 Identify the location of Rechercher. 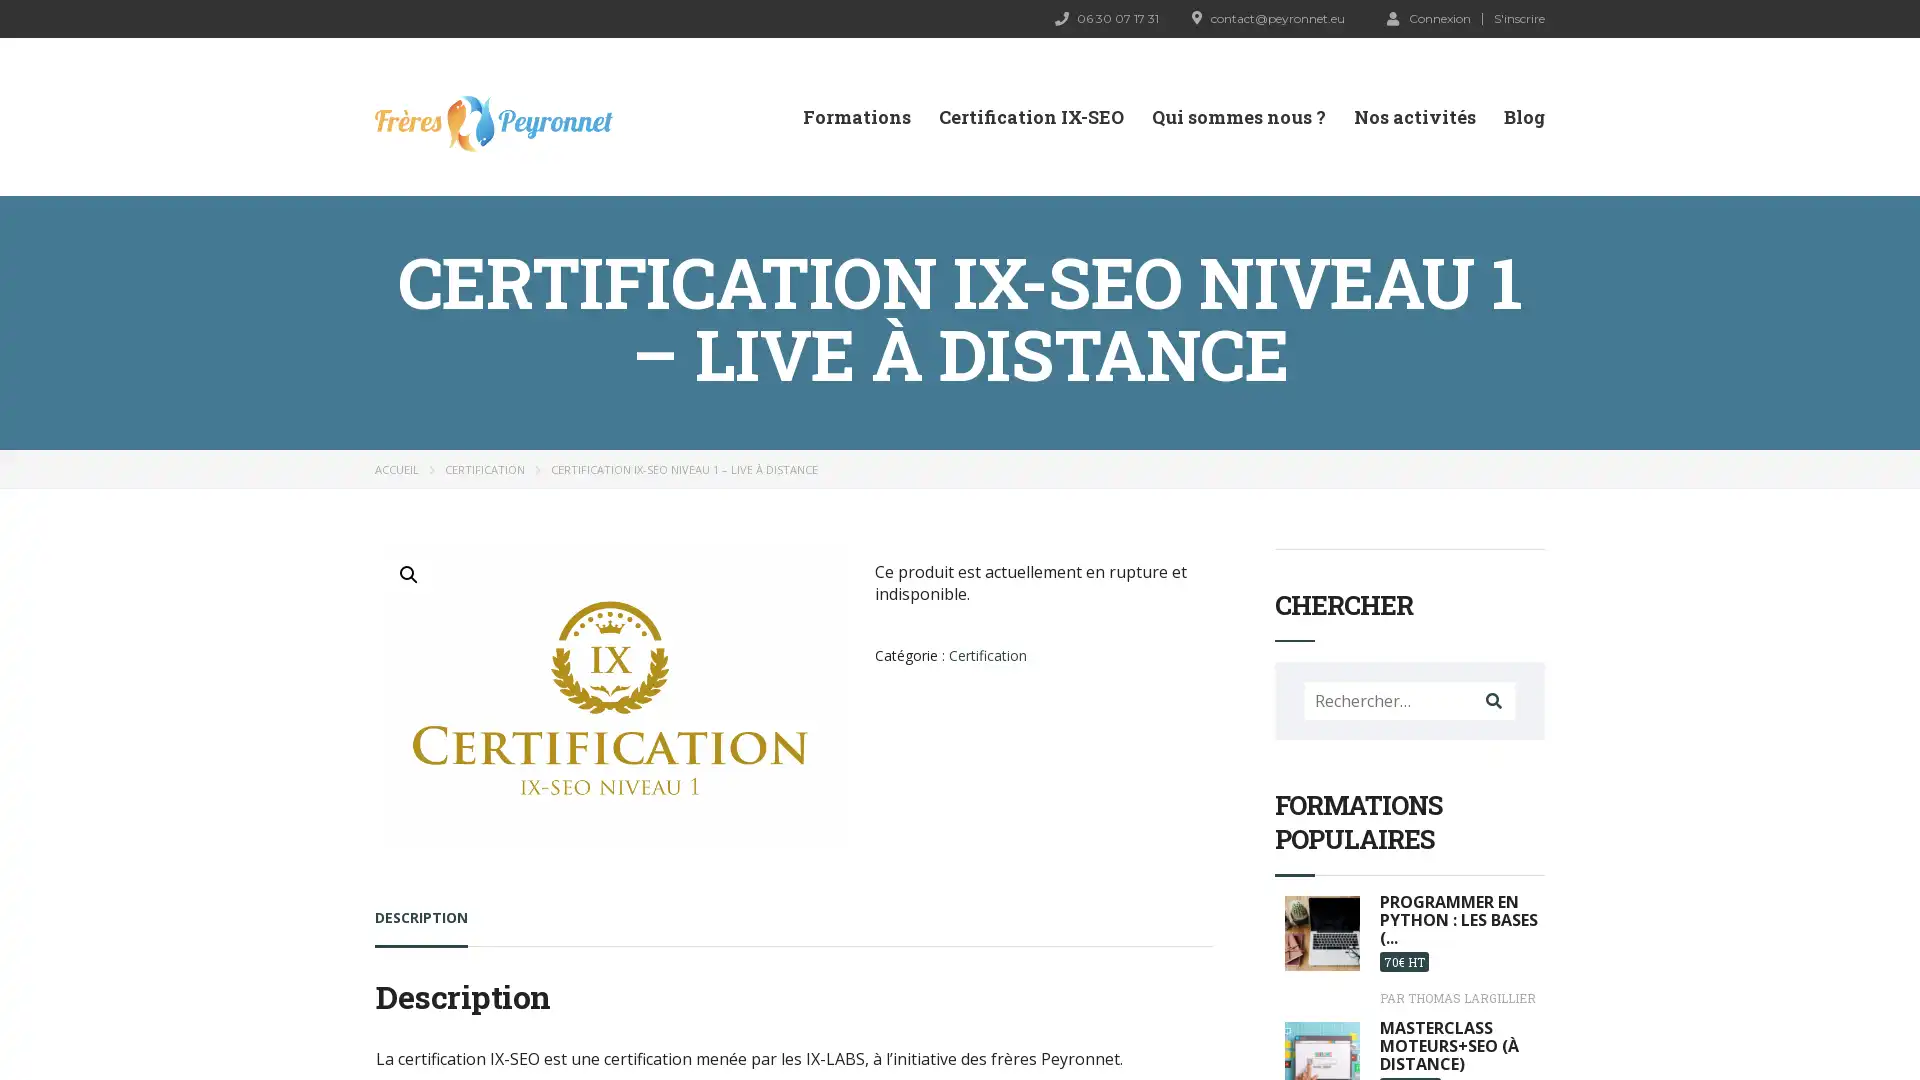
(1493, 700).